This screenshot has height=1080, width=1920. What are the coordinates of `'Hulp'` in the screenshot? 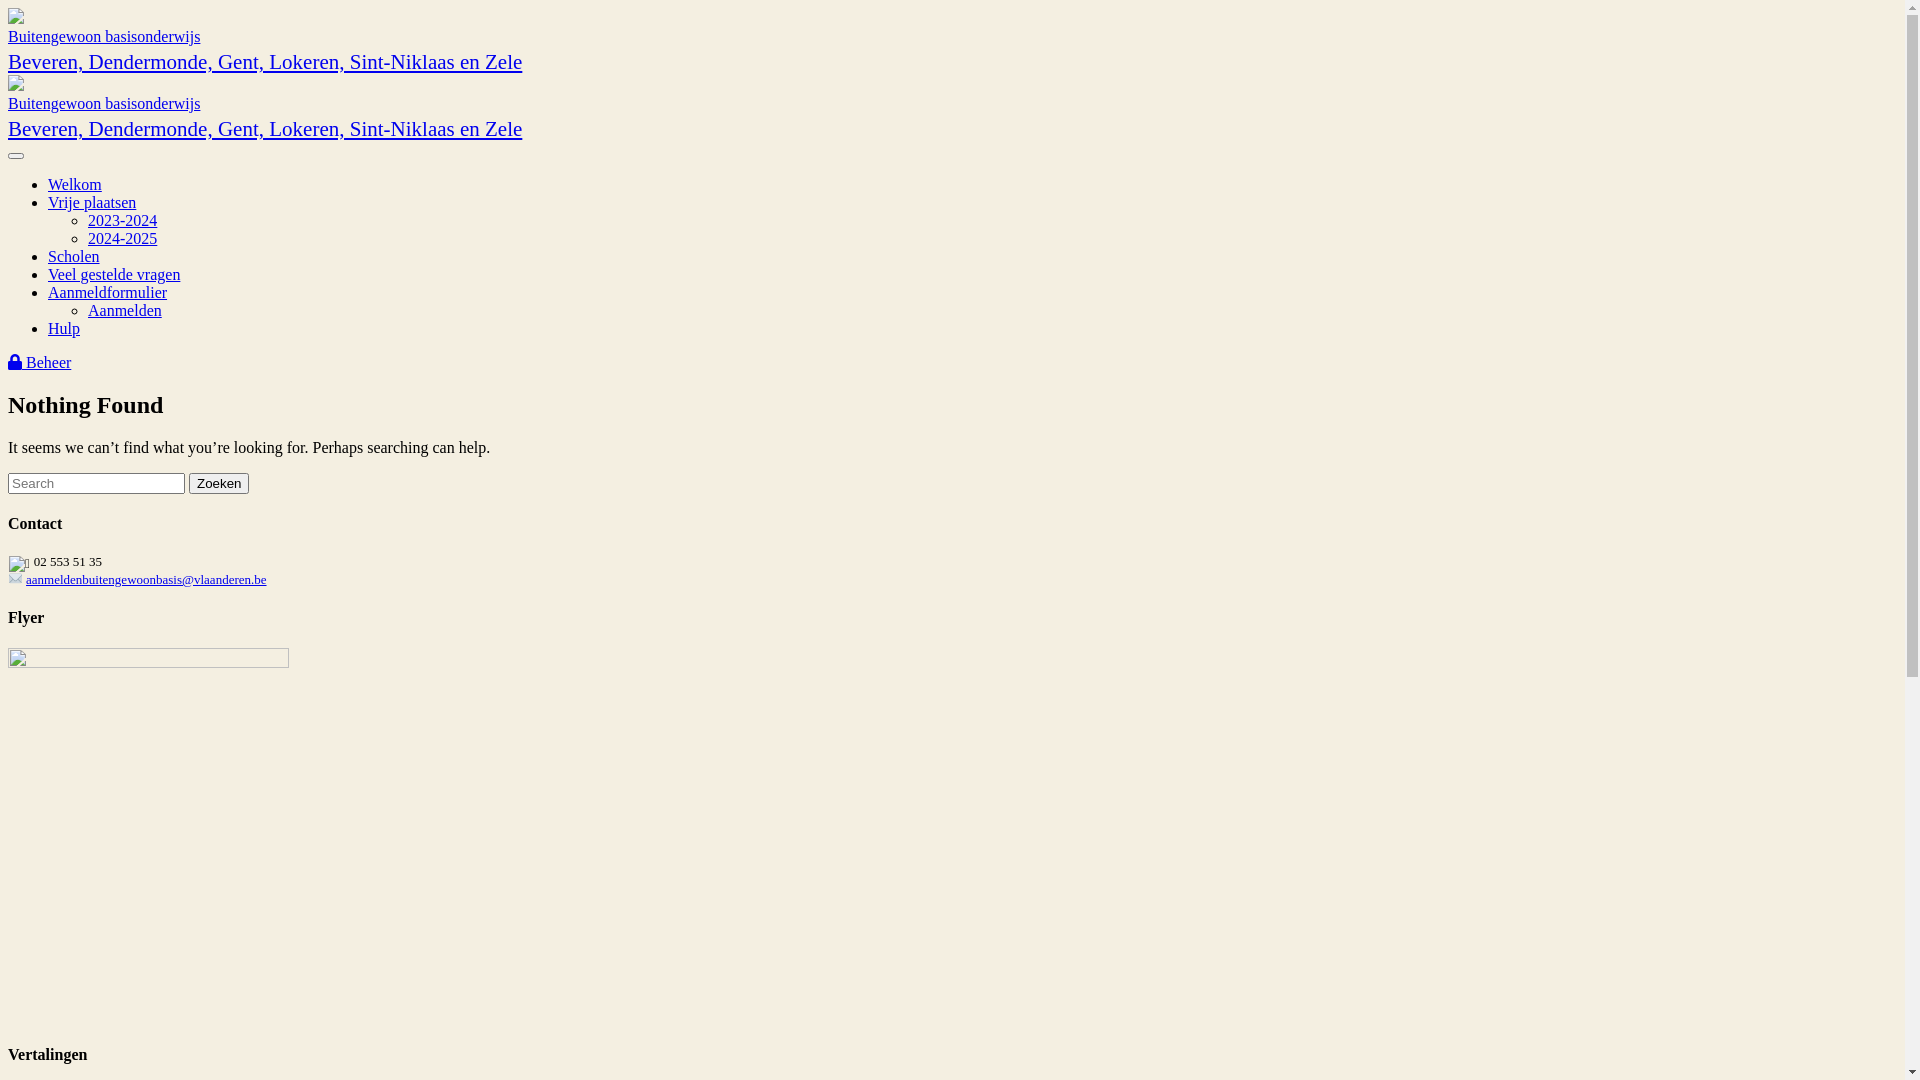 It's located at (63, 327).